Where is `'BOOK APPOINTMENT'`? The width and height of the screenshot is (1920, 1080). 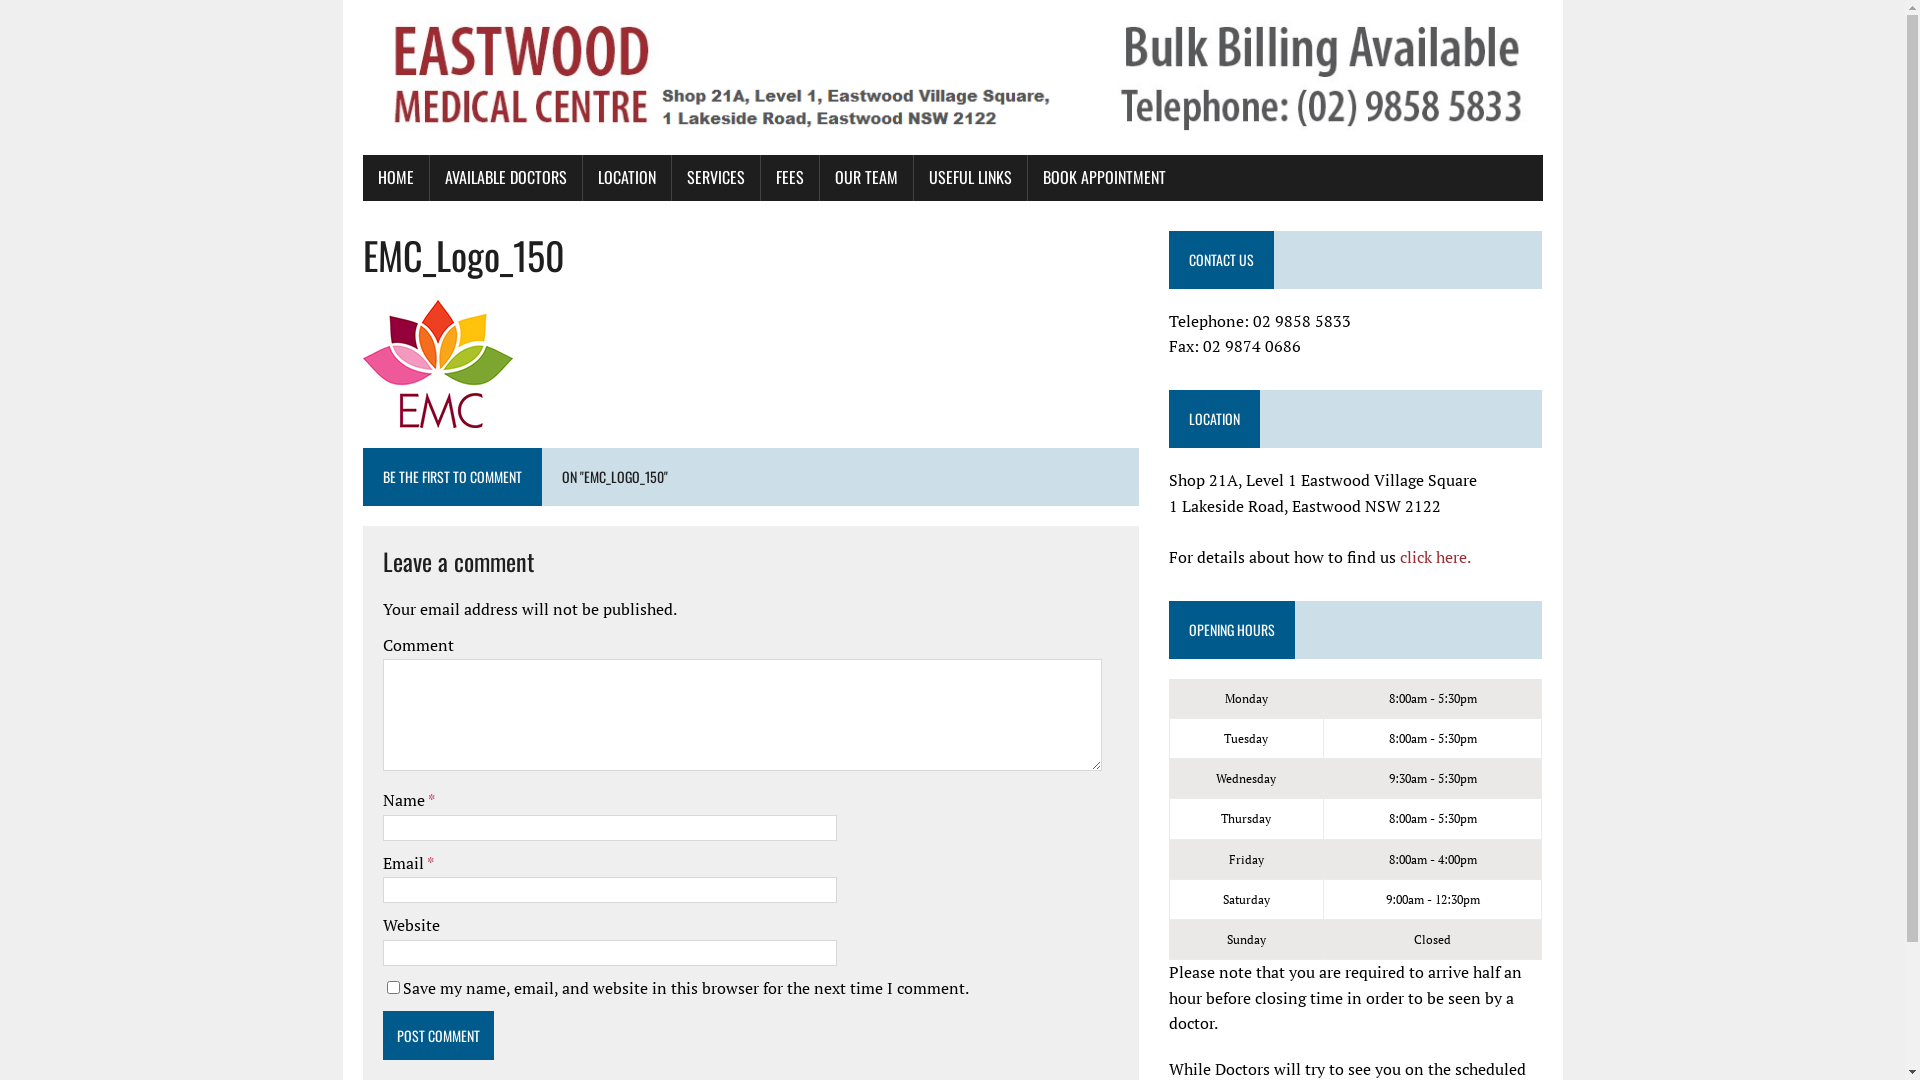 'BOOK APPOINTMENT' is located at coordinates (1027, 176).